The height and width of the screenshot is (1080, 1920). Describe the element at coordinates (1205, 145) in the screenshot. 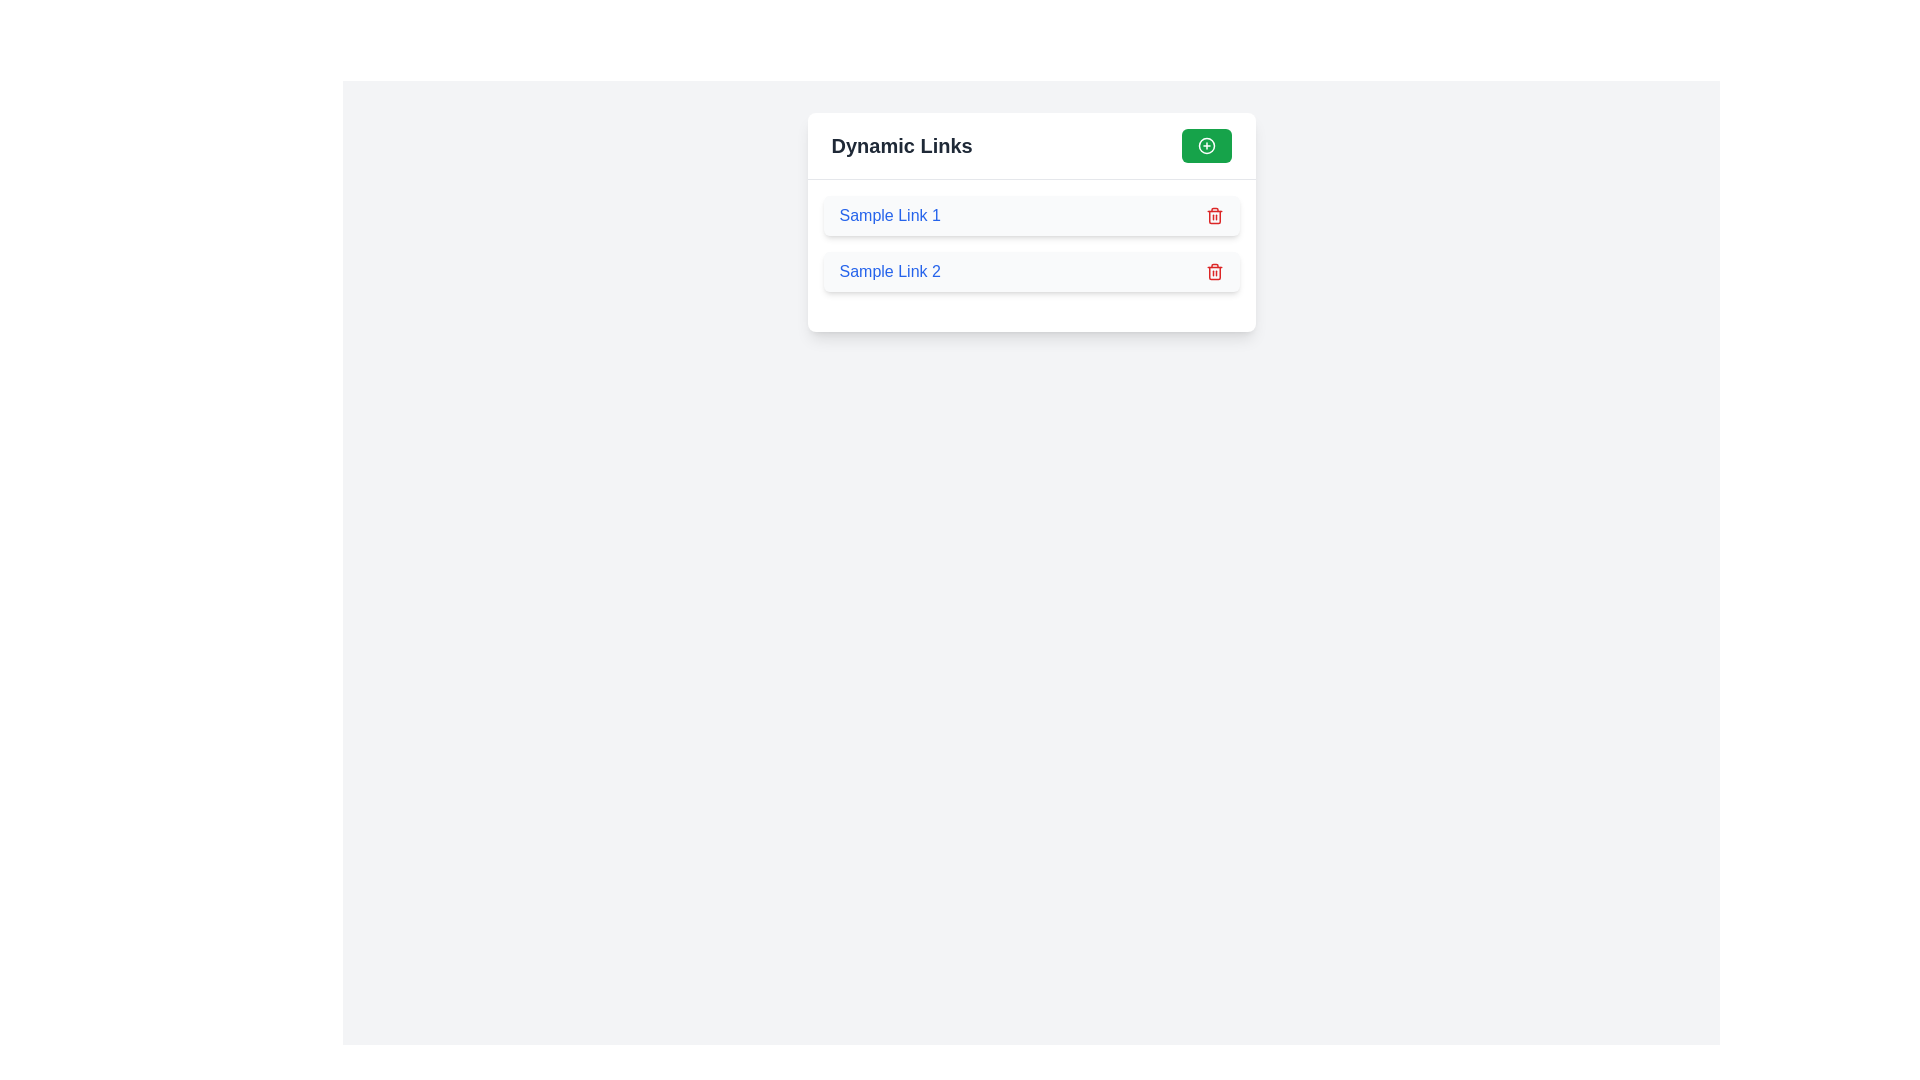

I see `the green rounded rectangular button with a white circle and cross symbol located in the 'Dynamic Links' section` at that location.